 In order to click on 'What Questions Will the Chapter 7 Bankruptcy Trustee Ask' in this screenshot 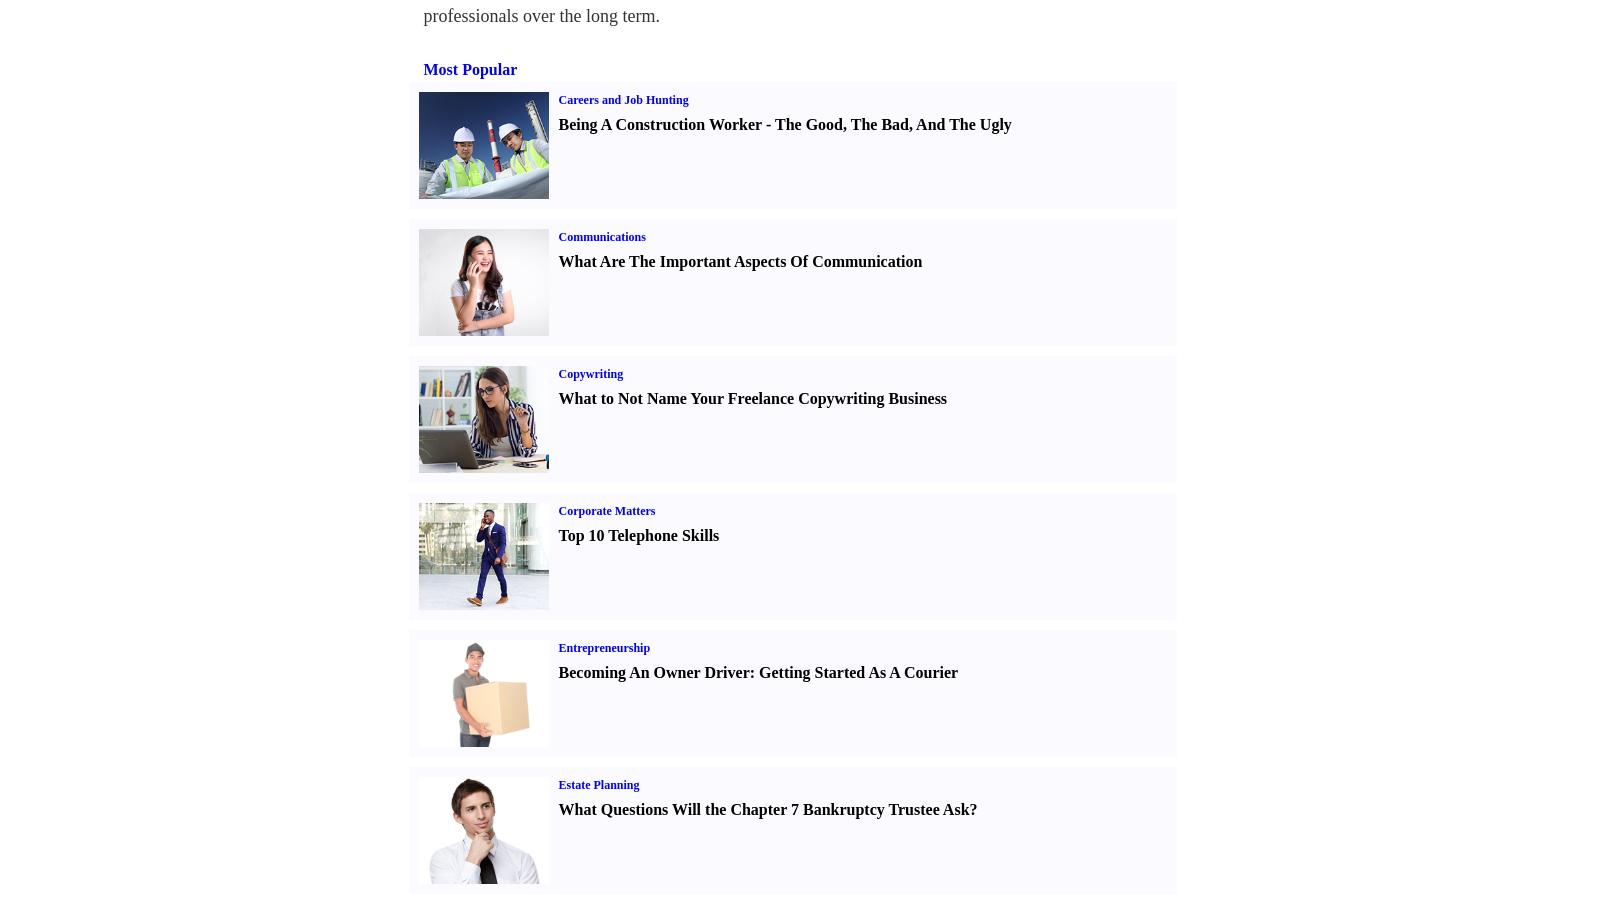, I will do `click(763, 808)`.